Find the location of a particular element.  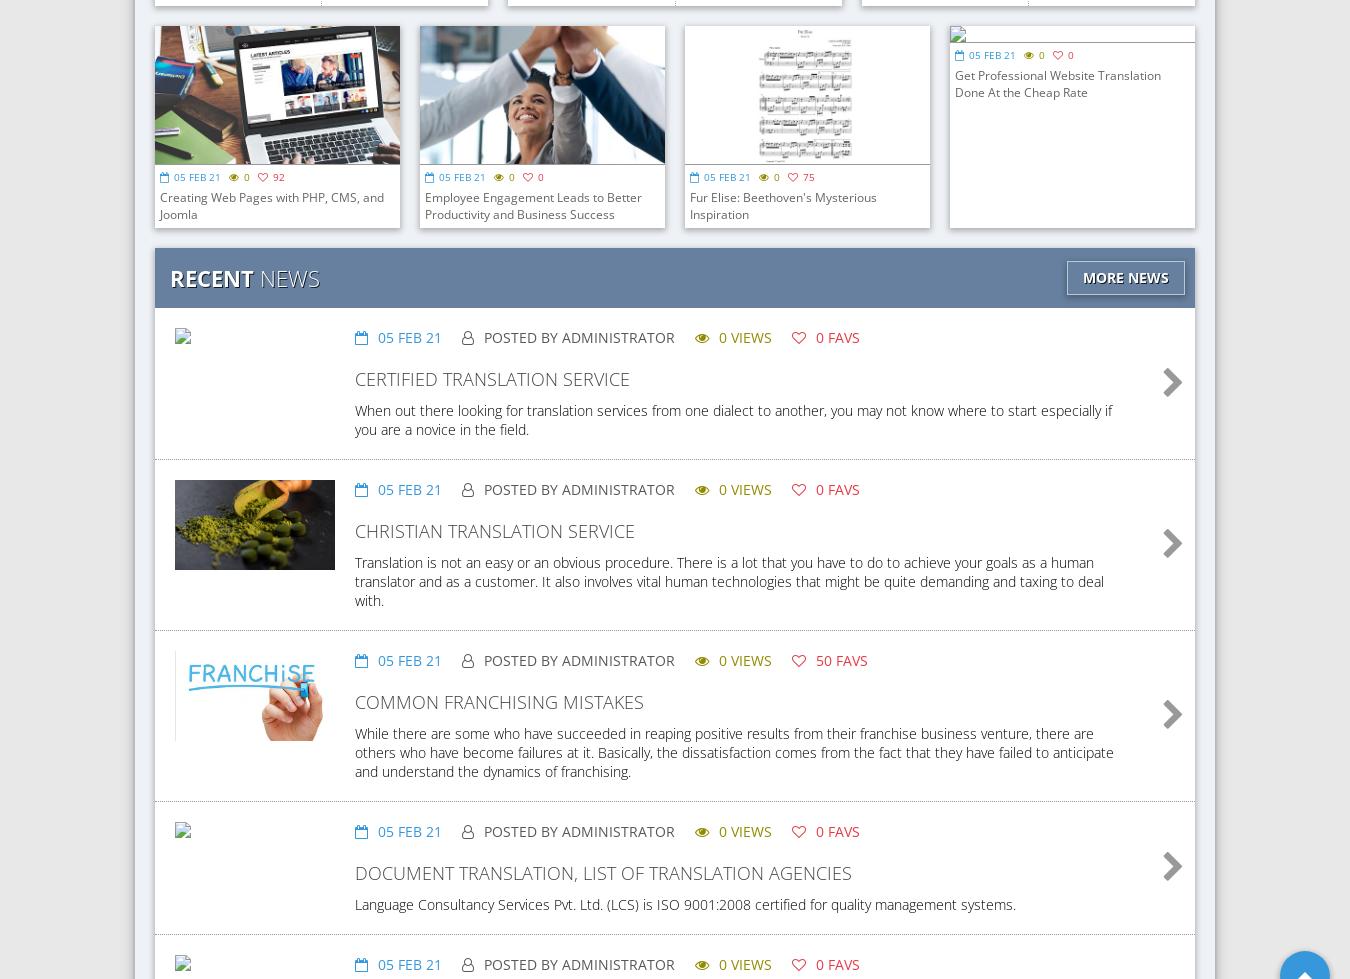

'Common Franchising Mistakes' is located at coordinates (498, 701).